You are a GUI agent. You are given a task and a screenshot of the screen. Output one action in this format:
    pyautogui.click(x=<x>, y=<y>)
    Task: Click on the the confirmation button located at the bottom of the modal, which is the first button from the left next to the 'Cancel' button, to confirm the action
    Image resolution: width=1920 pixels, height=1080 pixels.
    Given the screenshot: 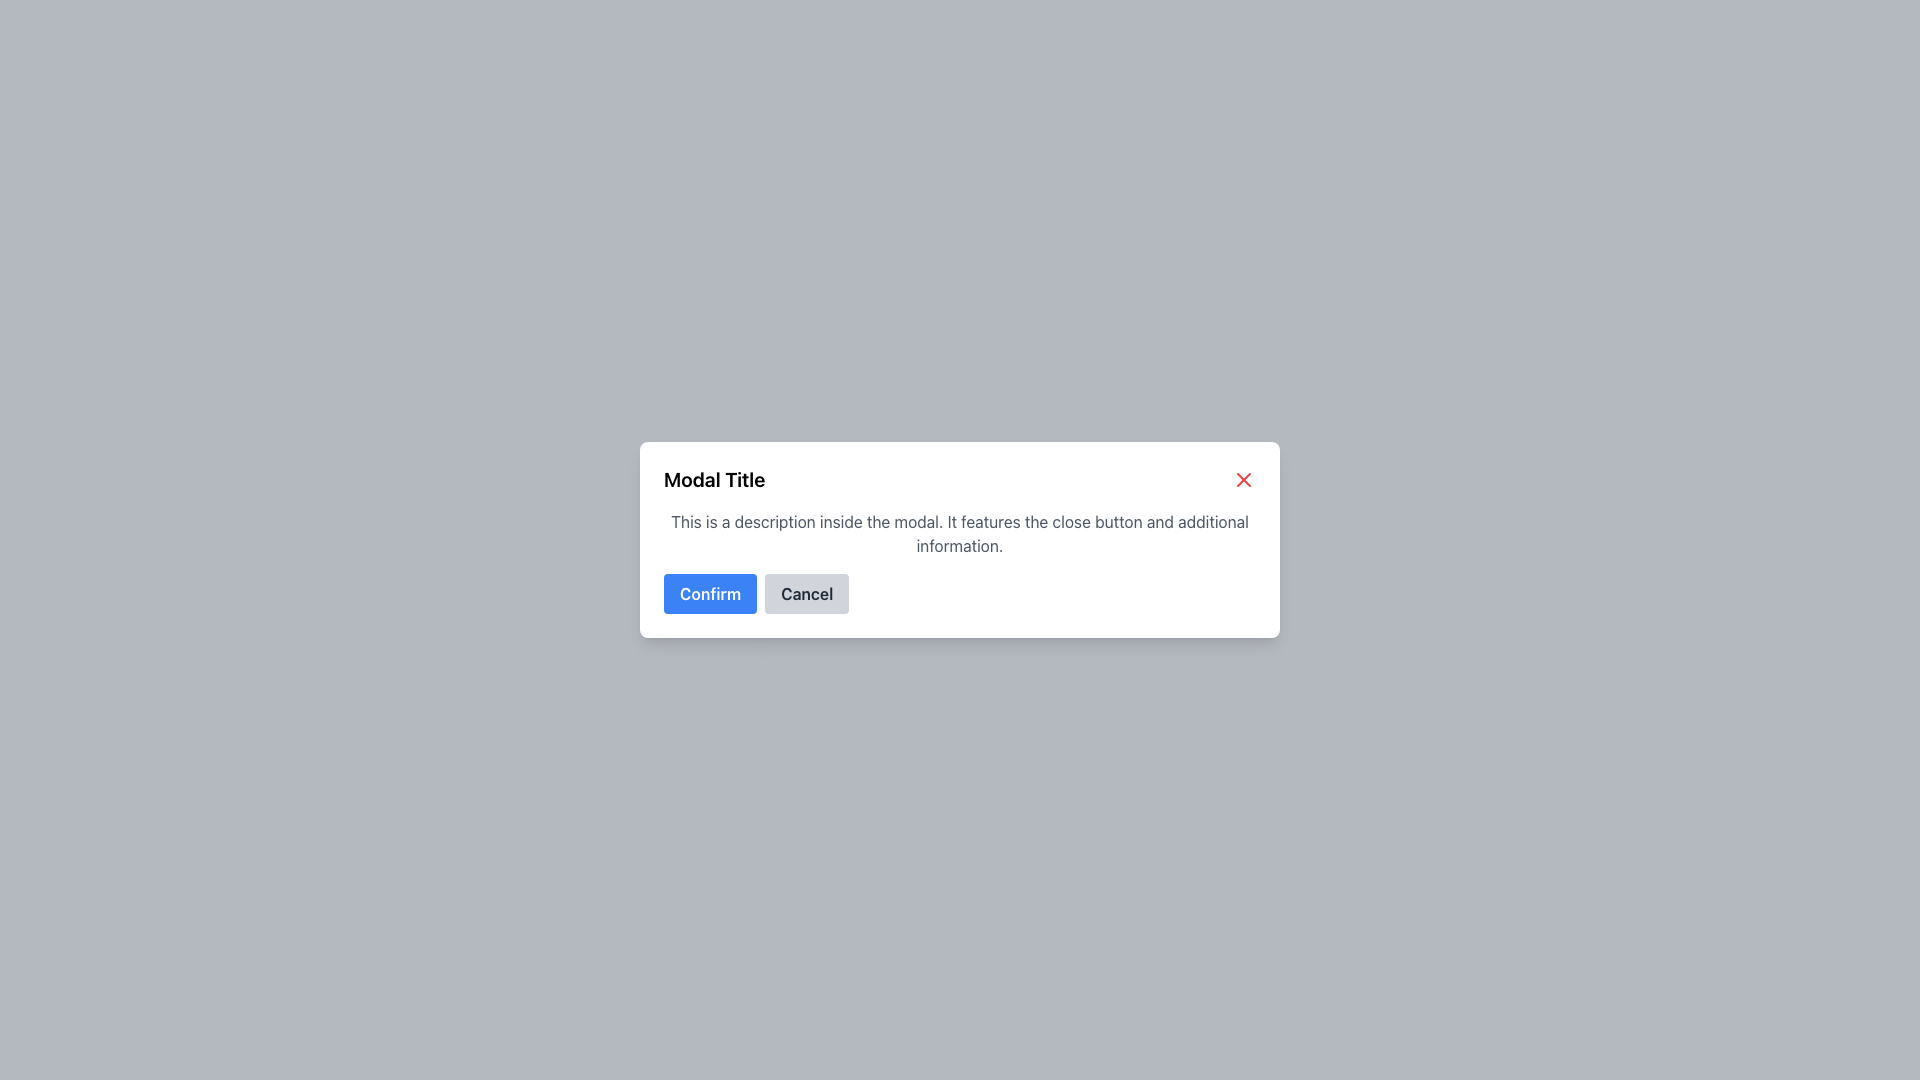 What is the action you would take?
    pyautogui.click(x=710, y=593)
    